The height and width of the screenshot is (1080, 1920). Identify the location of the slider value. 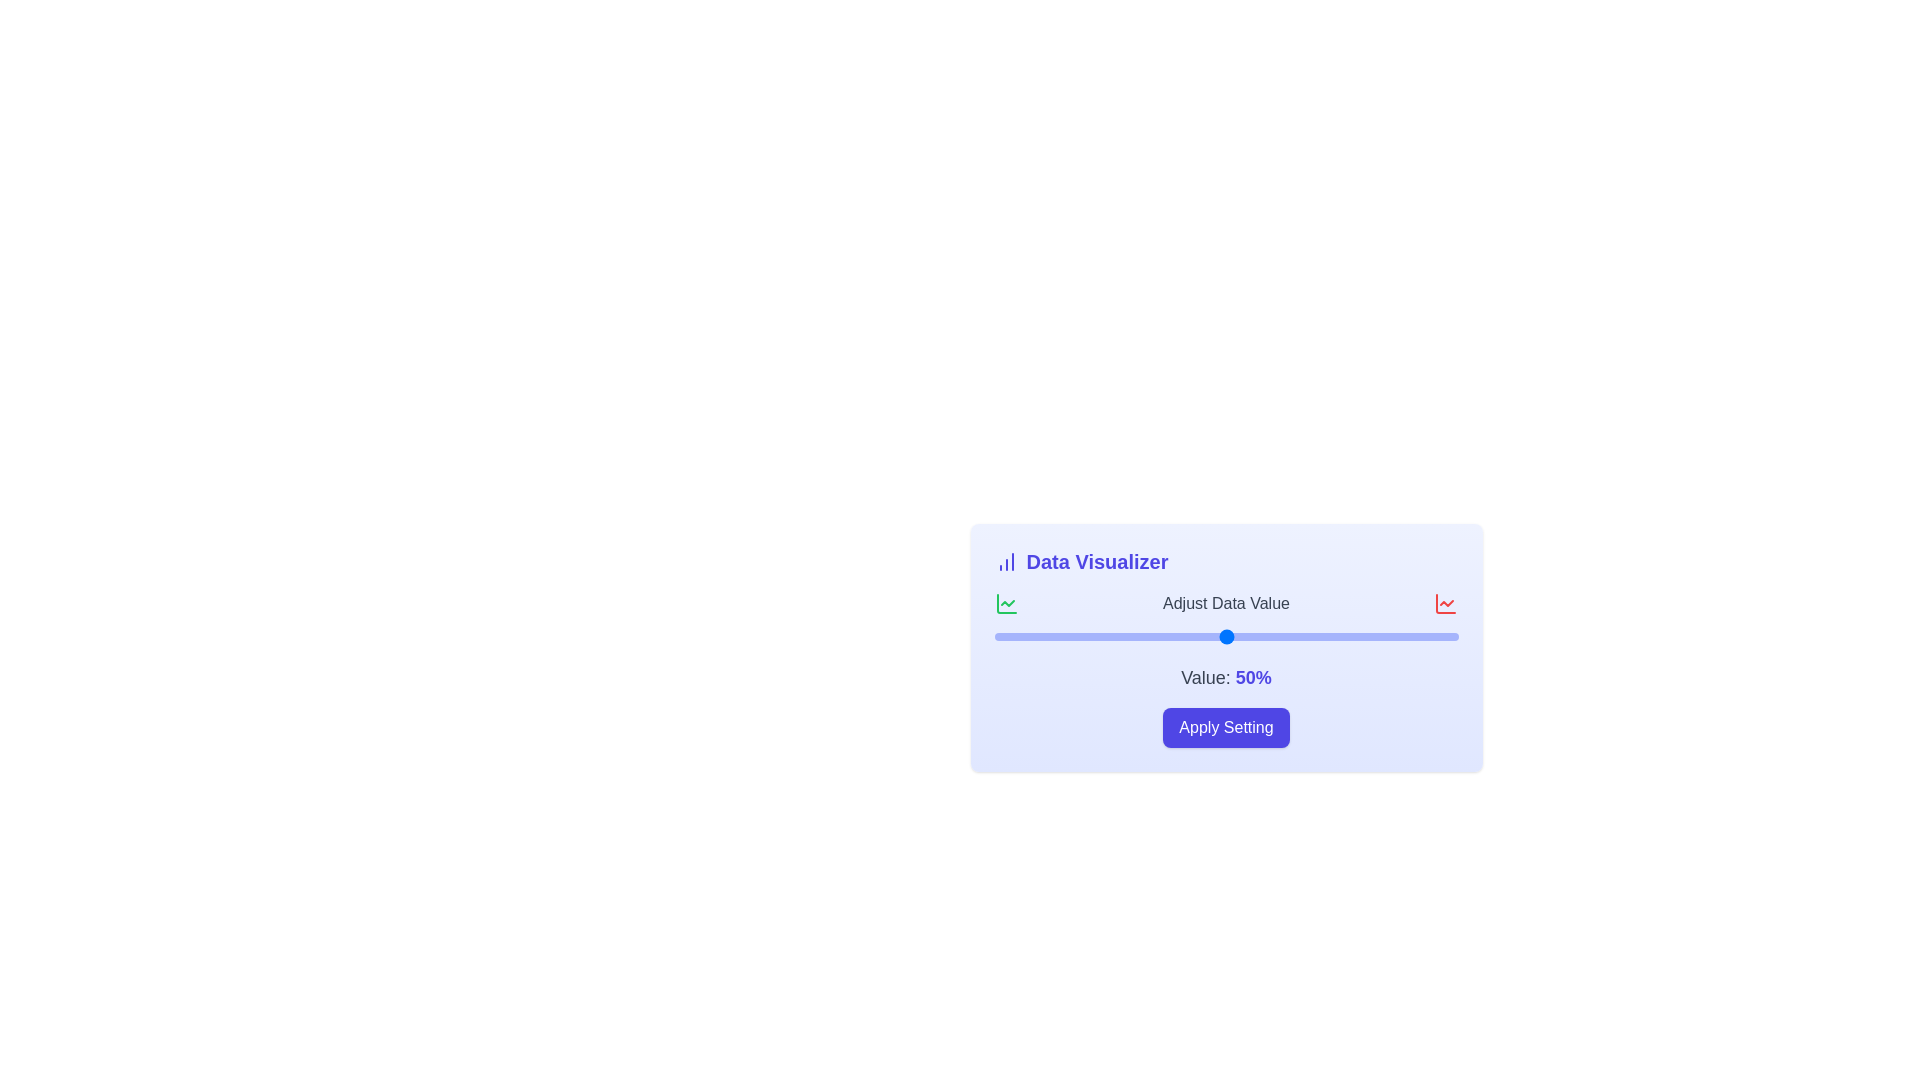
(1194, 636).